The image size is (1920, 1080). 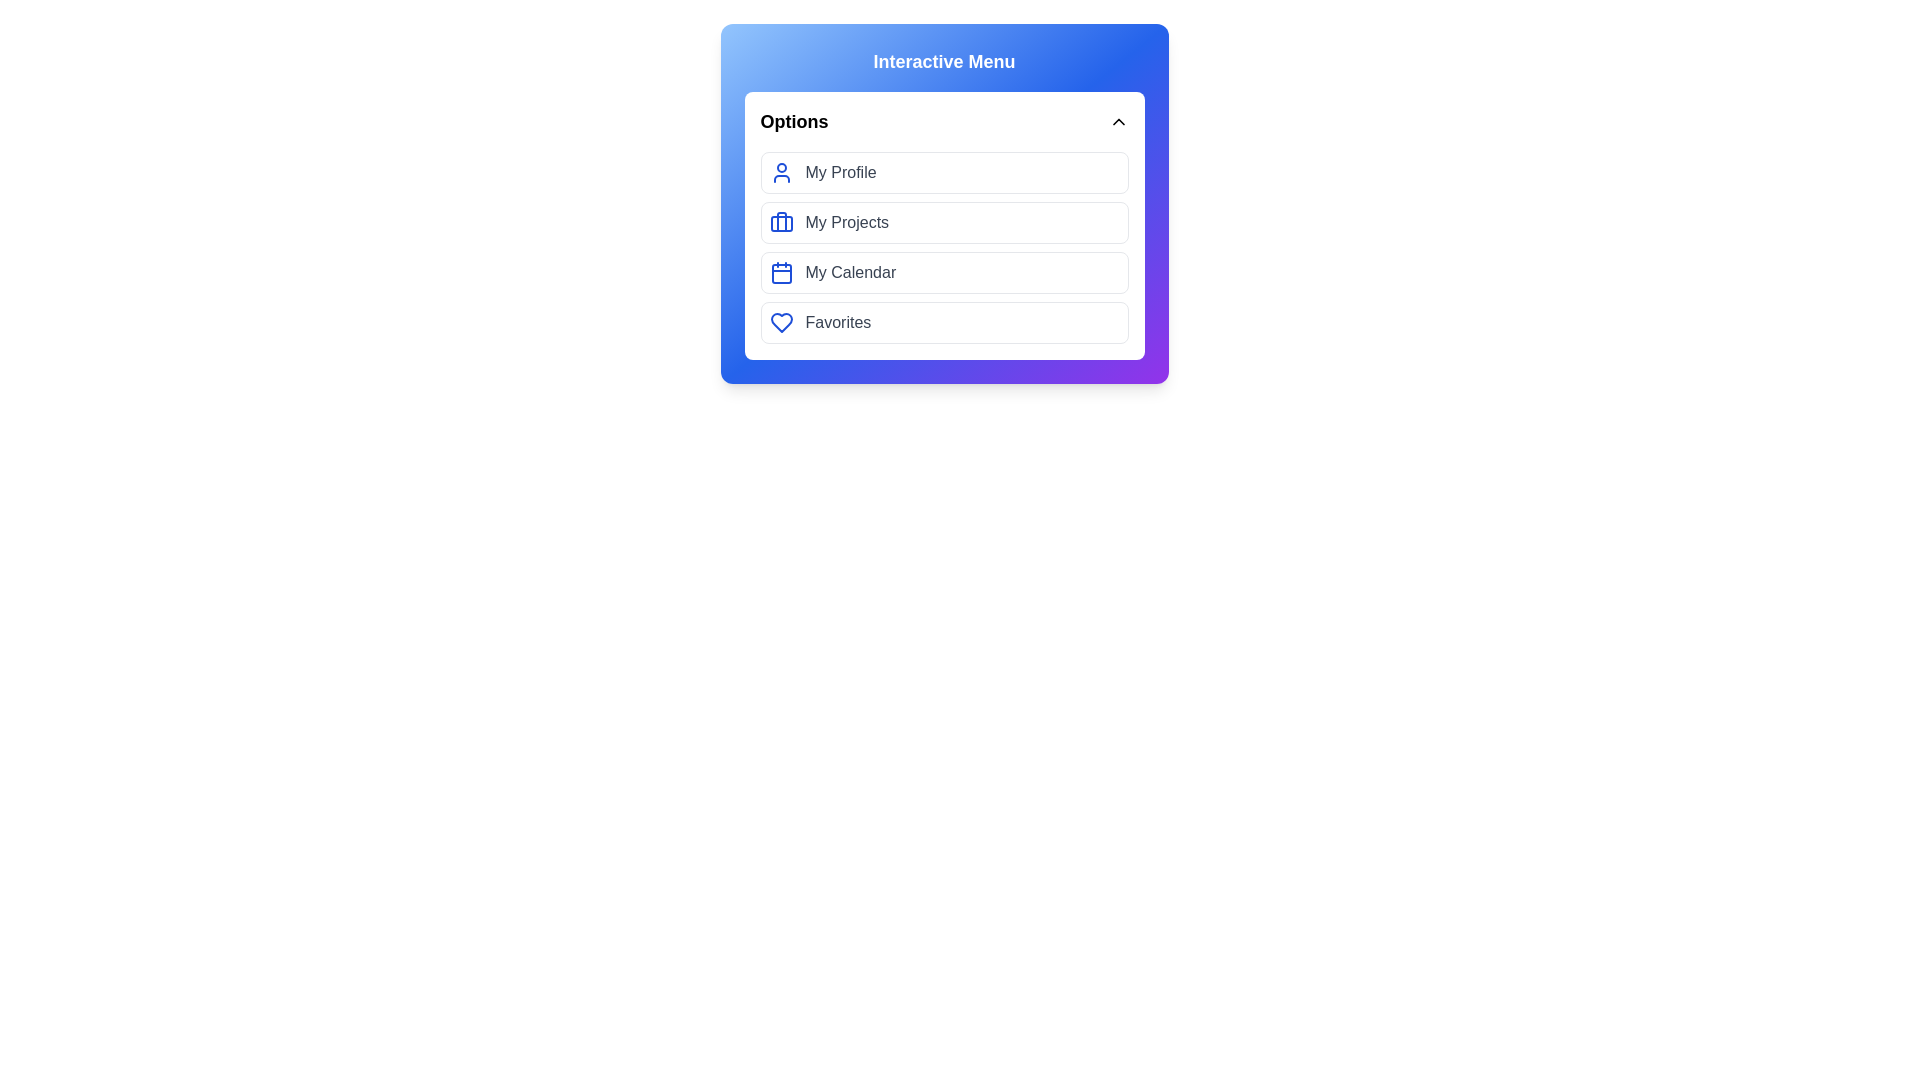 I want to click on the 'My Calendar' text label, which is a medium-weight gray font on a white background, located to the right of a calendar icon in a vertical list of menu items, so click(x=850, y=273).